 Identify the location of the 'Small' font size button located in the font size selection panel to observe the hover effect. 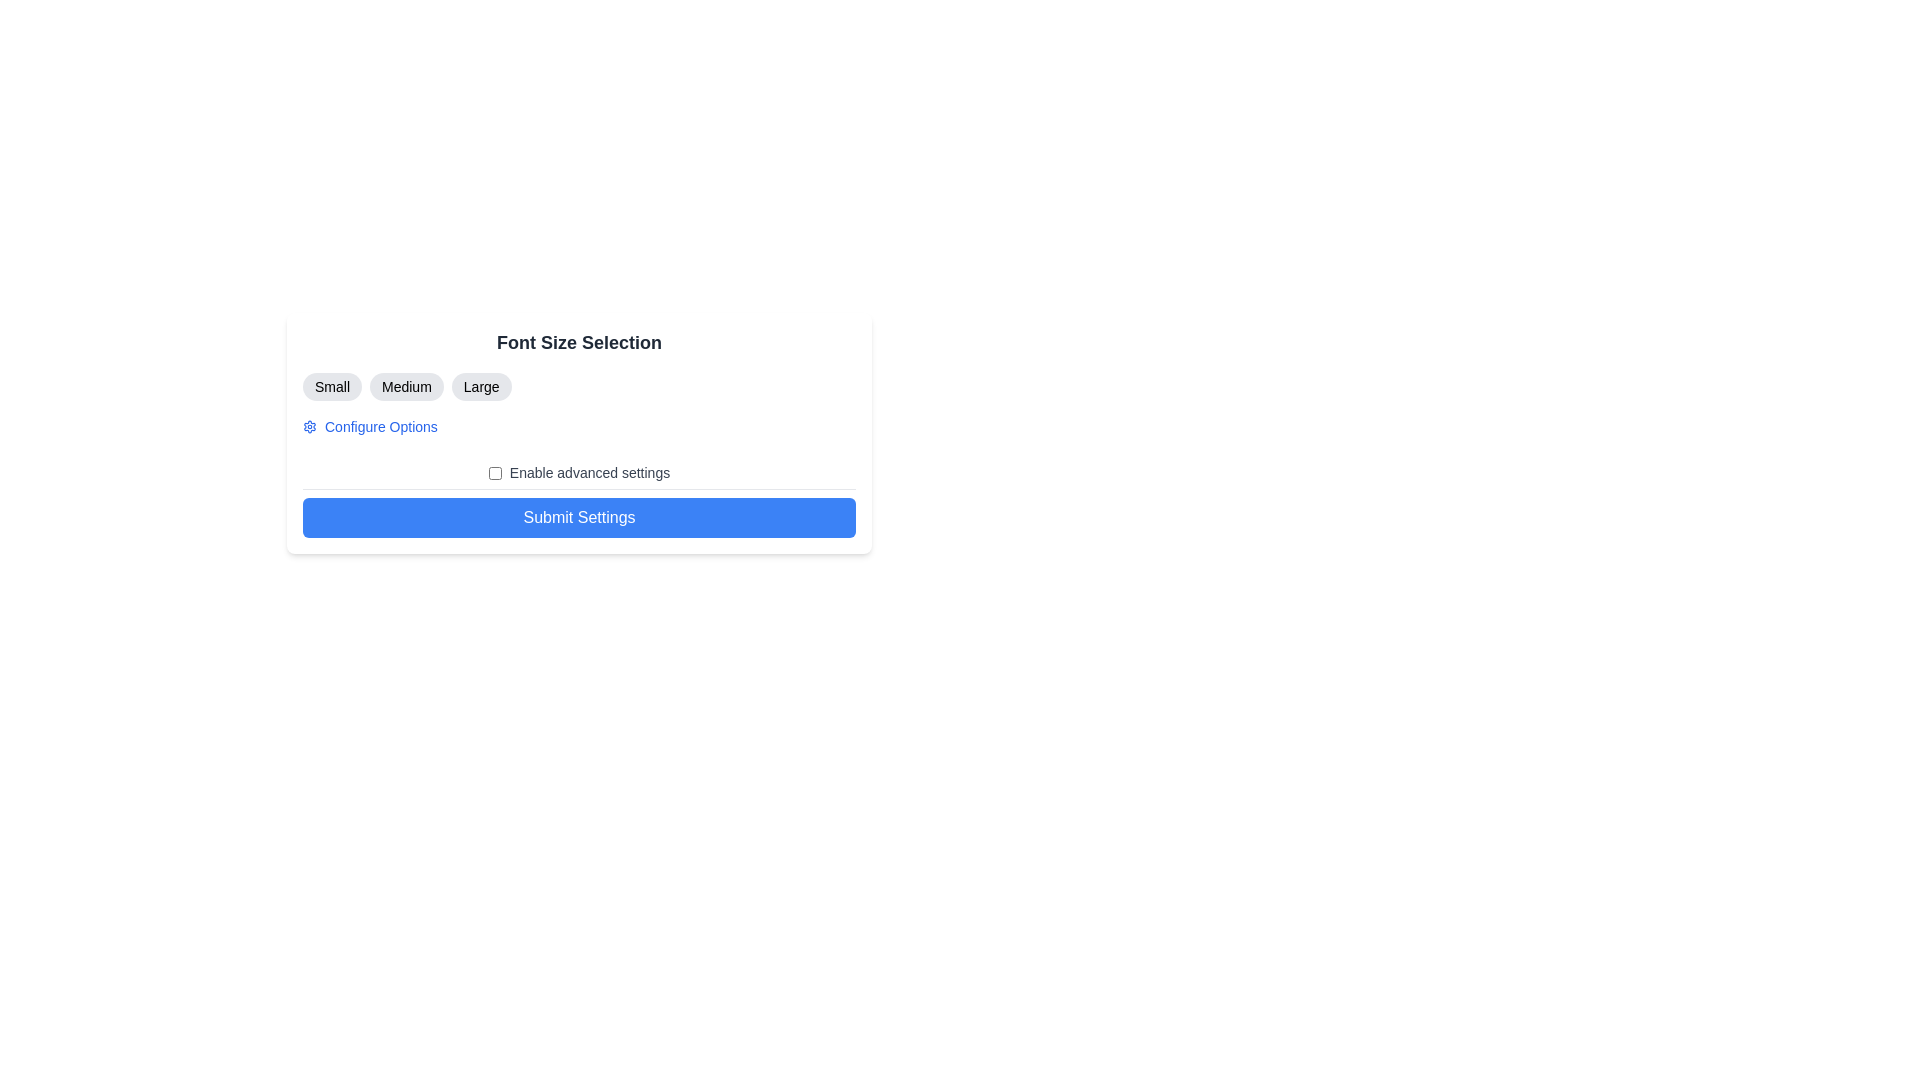
(332, 386).